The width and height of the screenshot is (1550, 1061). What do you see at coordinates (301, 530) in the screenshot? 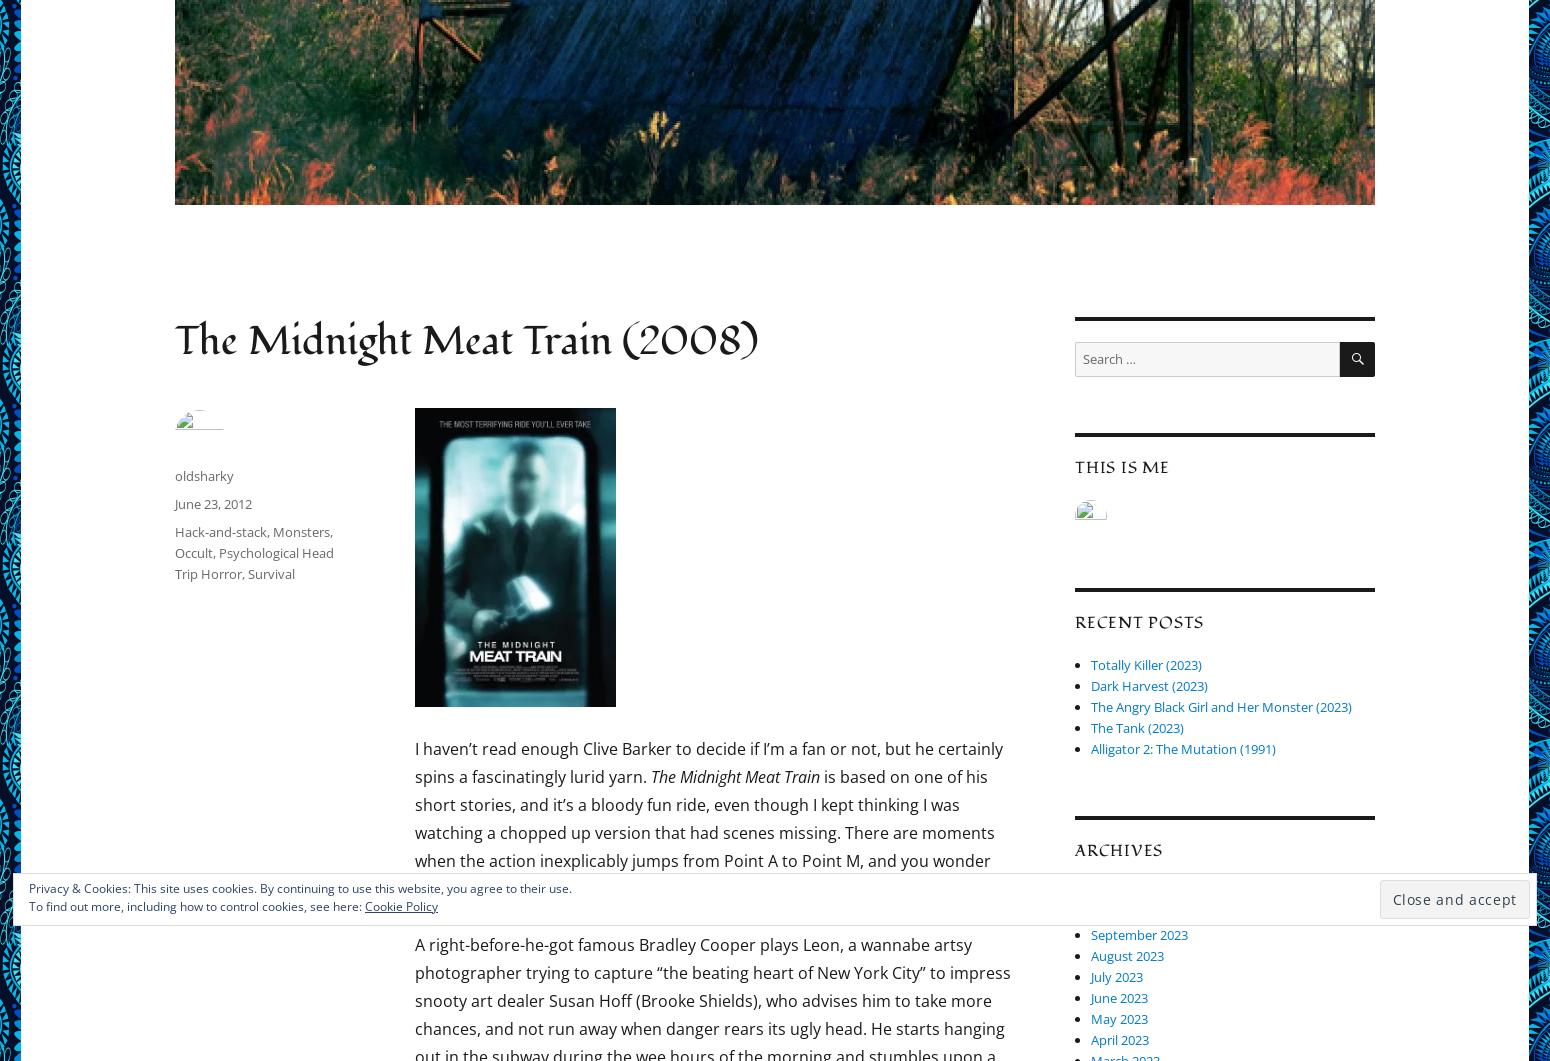
I see `'Monsters'` at bounding box center [301, 530].